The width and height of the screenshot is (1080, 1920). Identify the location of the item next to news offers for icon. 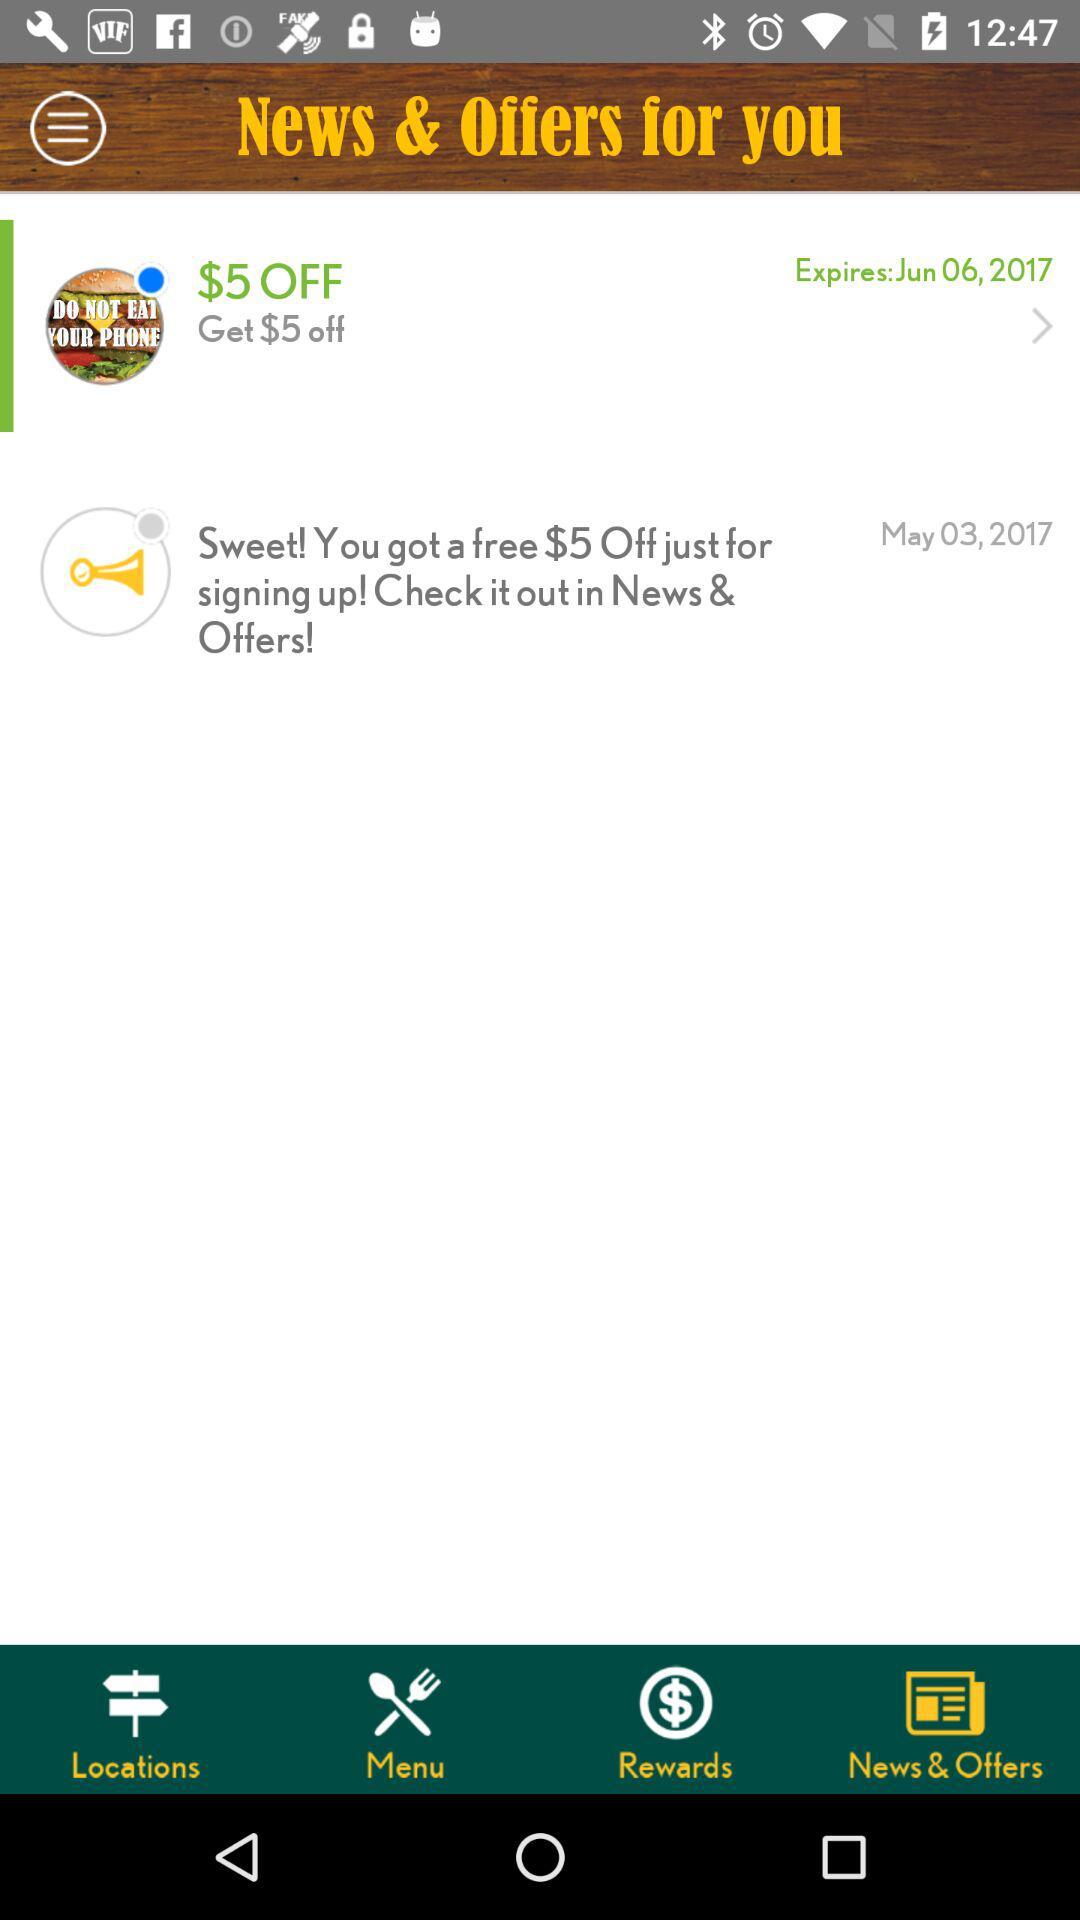
(66, 127).